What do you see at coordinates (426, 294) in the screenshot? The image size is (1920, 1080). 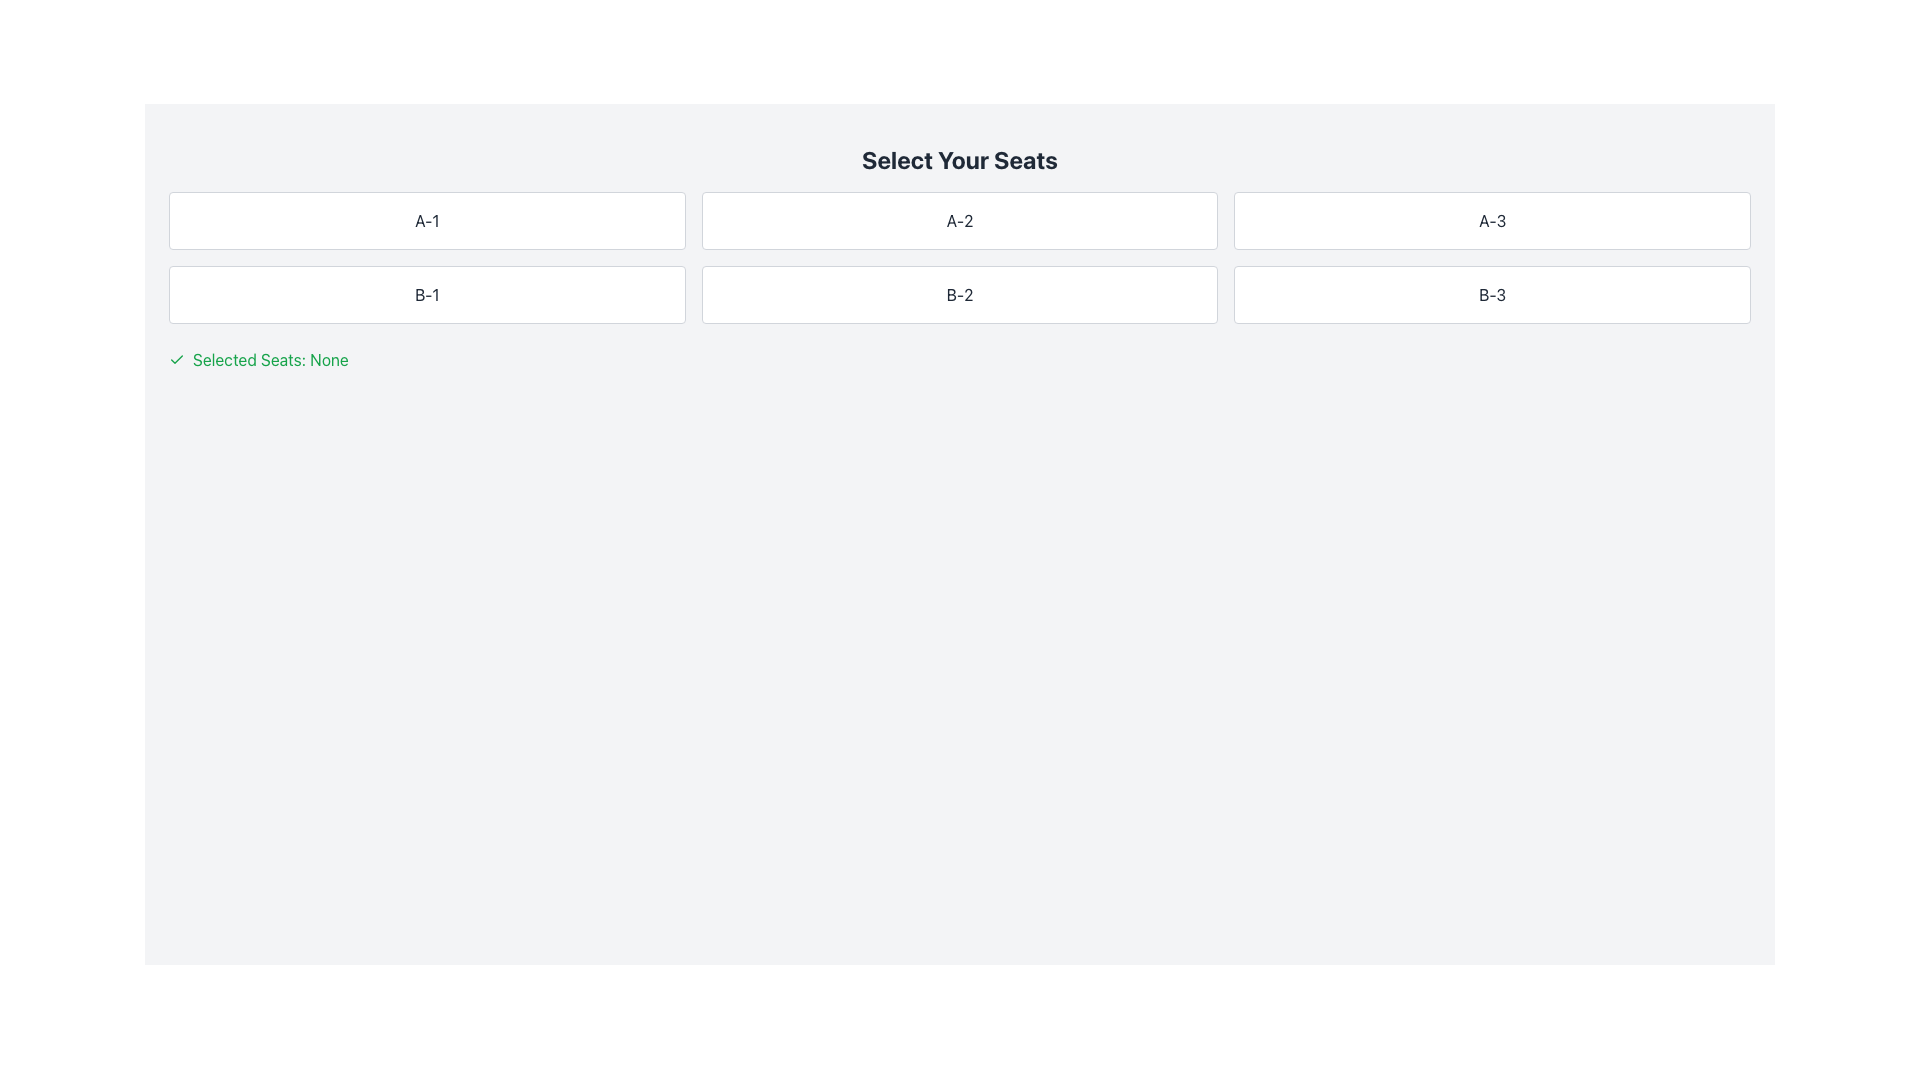 I see `the rectangular button labeled 'B-1' with a white background and grey border` at bounding box center [426, 294].